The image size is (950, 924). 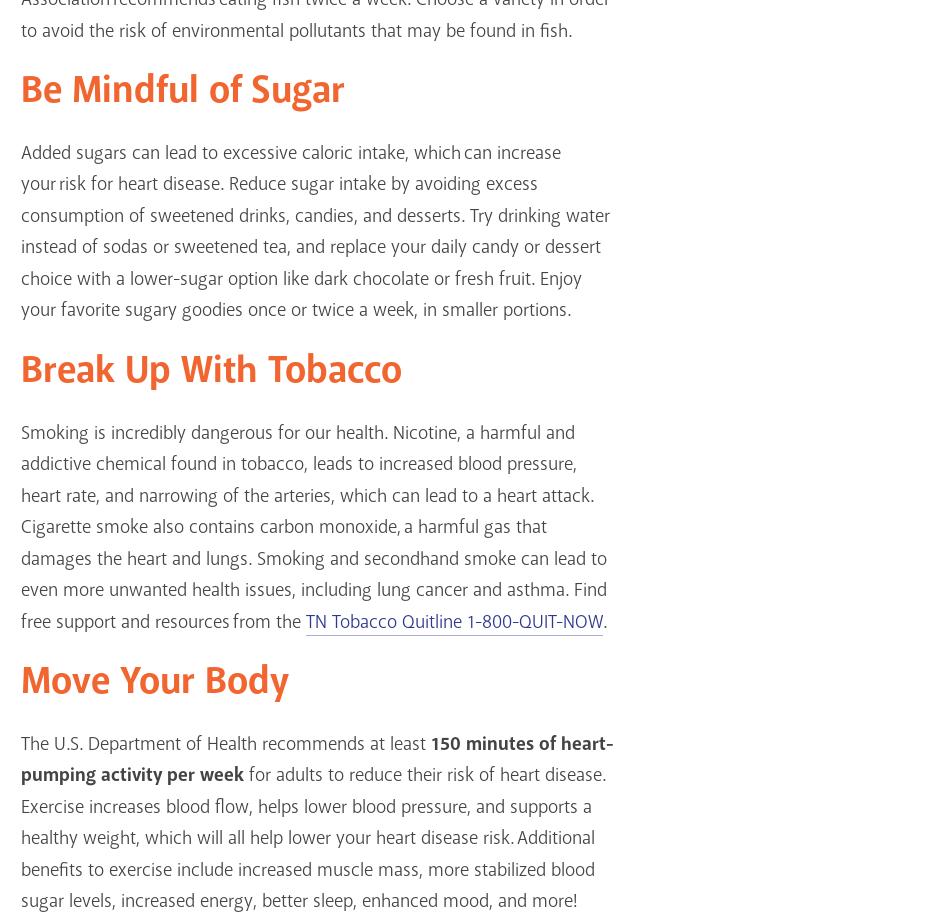 I want to click on 'The U.S. Department of Health recommends at least', so click(x=20, y=743).